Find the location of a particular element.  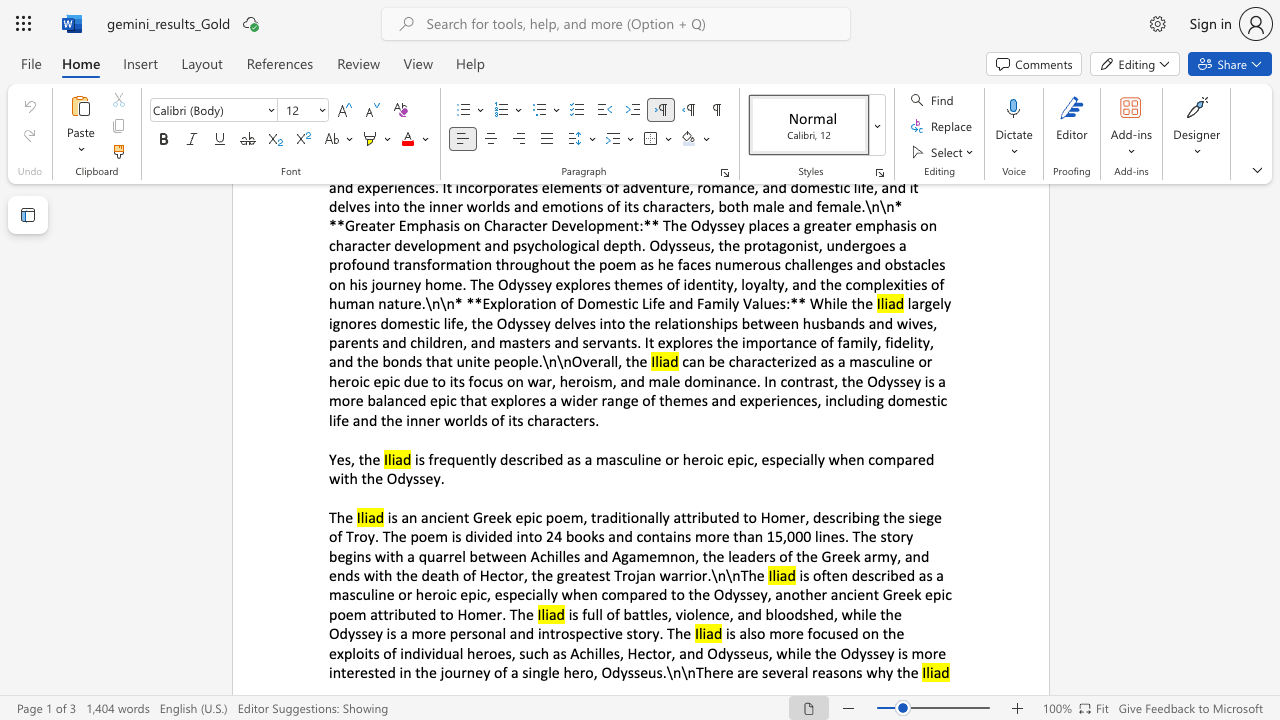

the subset text "more focused on the exploits of individual heroes, such as Achilles, Hector, and Odysseus, while the Odyssey is mor" within the text "is also more focused on the exploits of individual heroes, such as Achilles, Hector, and Odysseus, while the Odyssey is more interested in the journey of a single hero, Odysseus.\n\nThere are several reasons why the" is located at coordinates (768, 633).